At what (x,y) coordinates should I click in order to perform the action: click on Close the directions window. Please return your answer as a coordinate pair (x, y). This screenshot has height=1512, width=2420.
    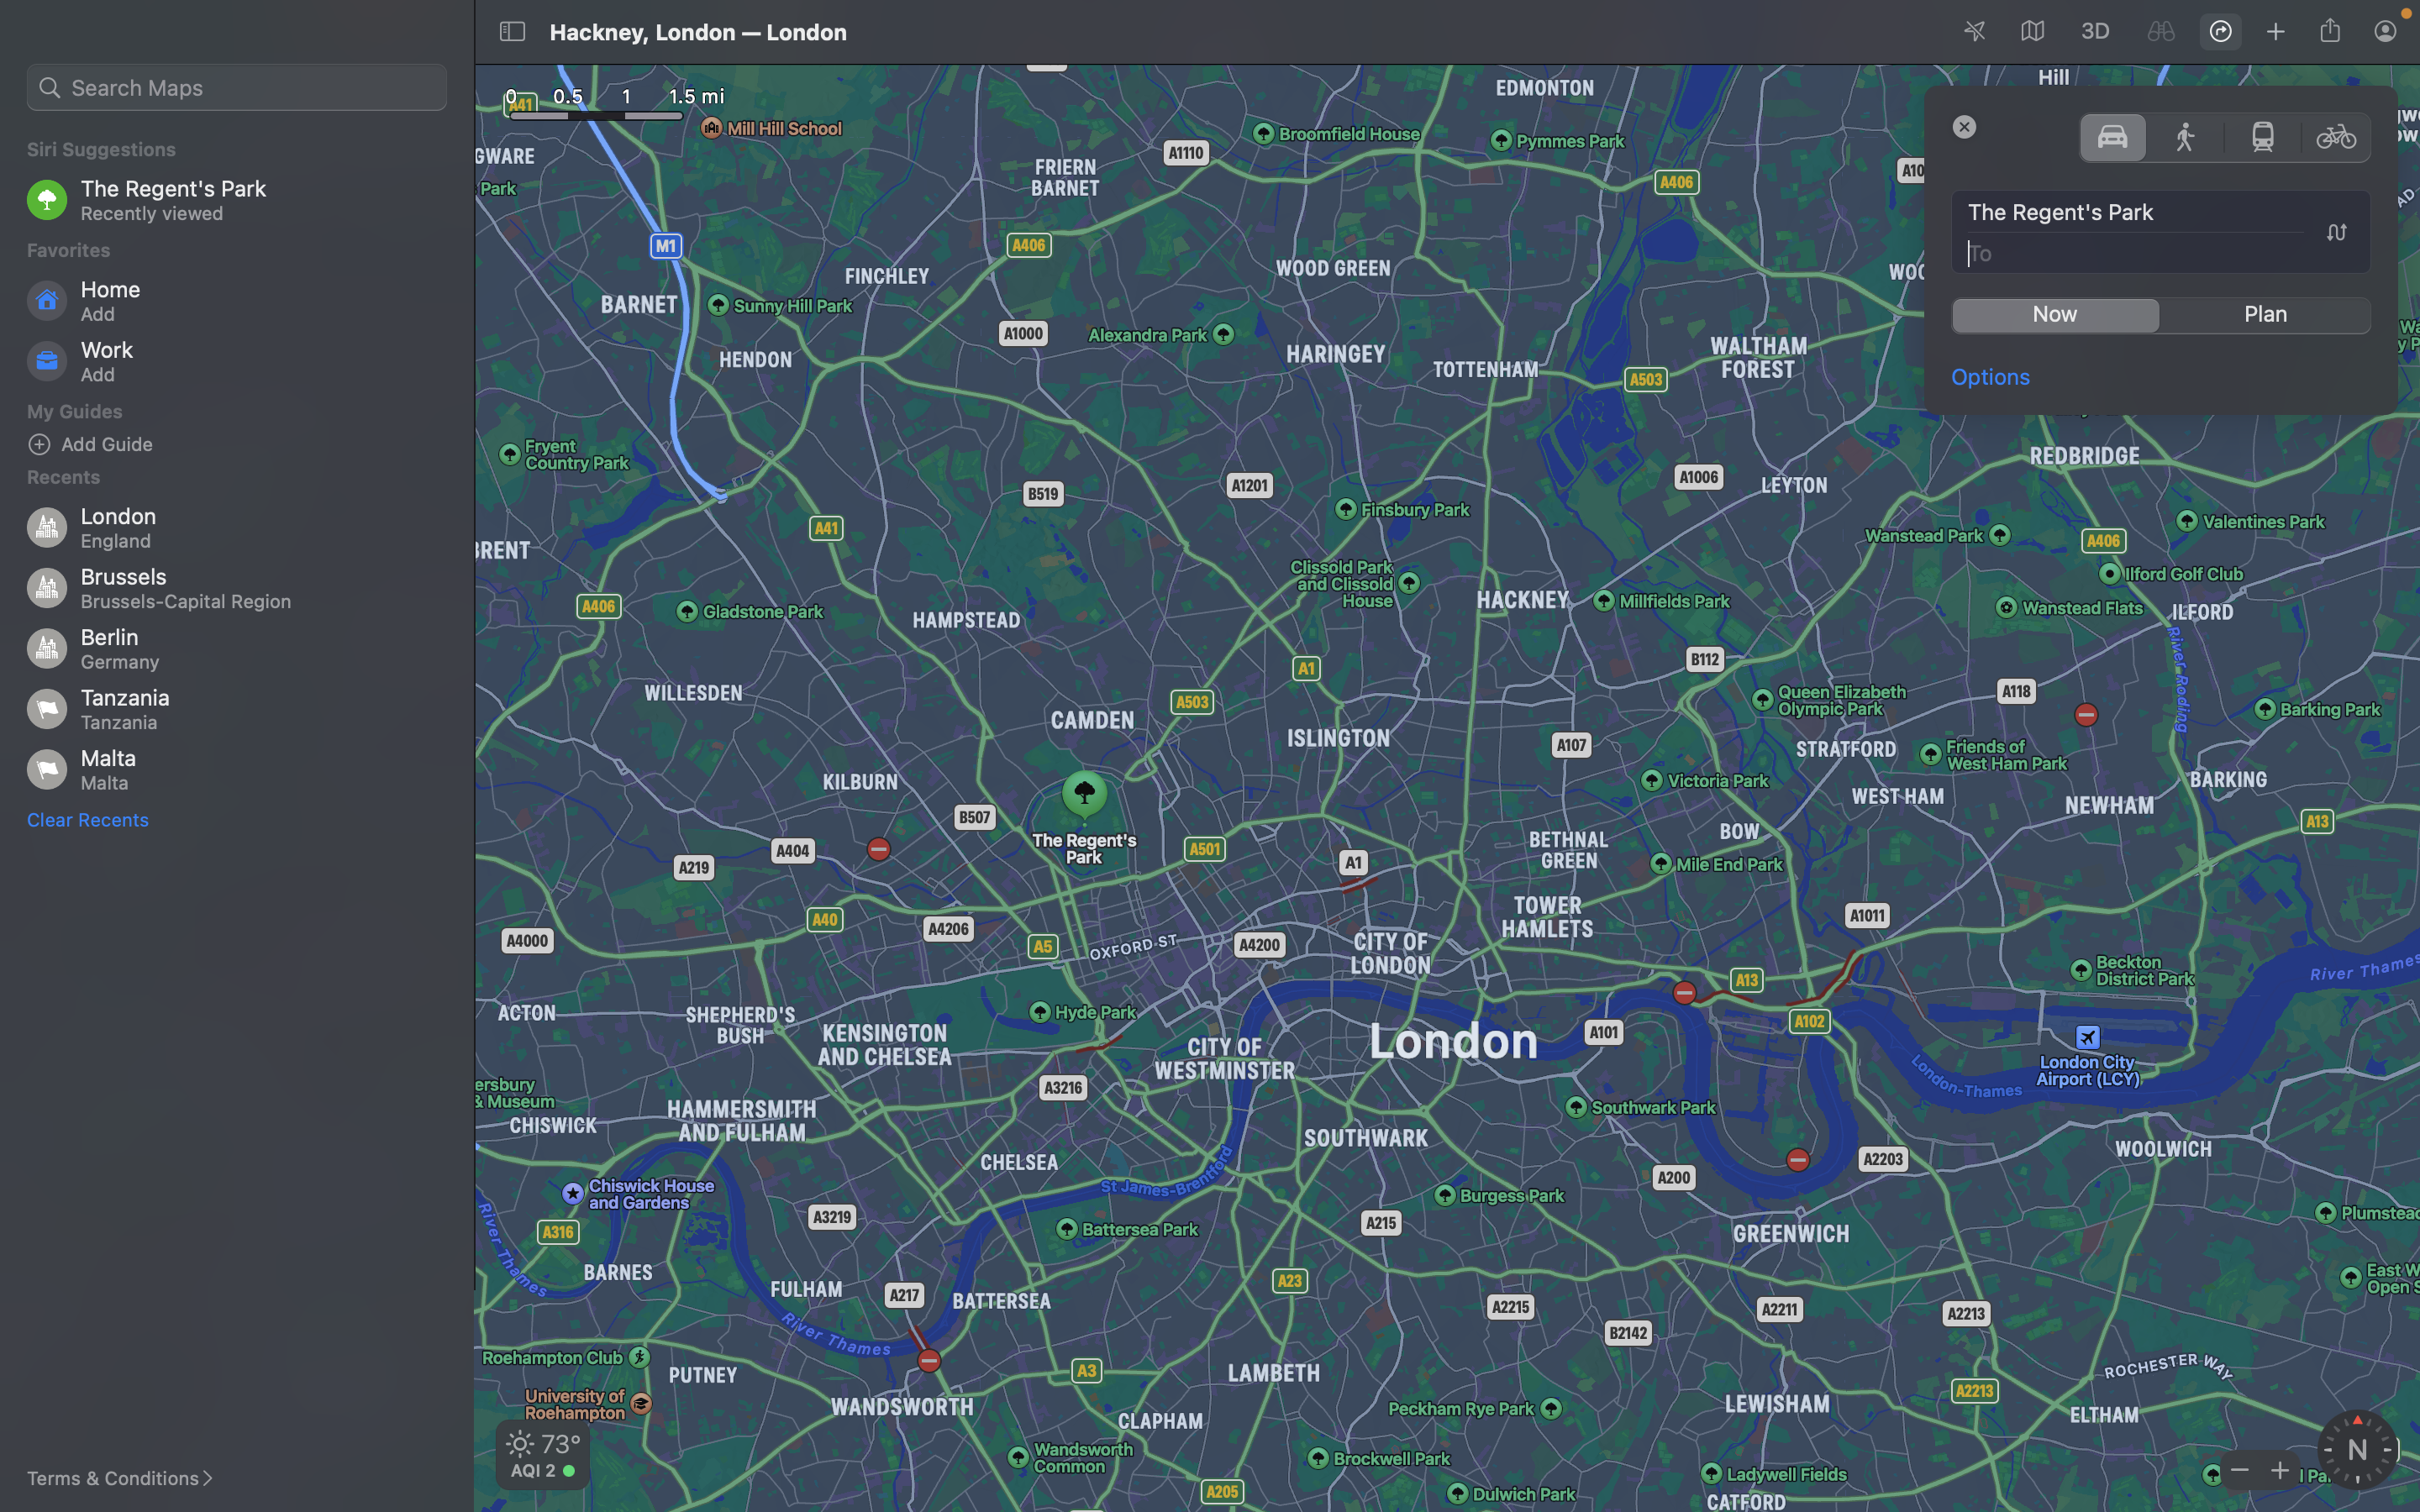
    Looking at the image, I should click on (1965, 125).